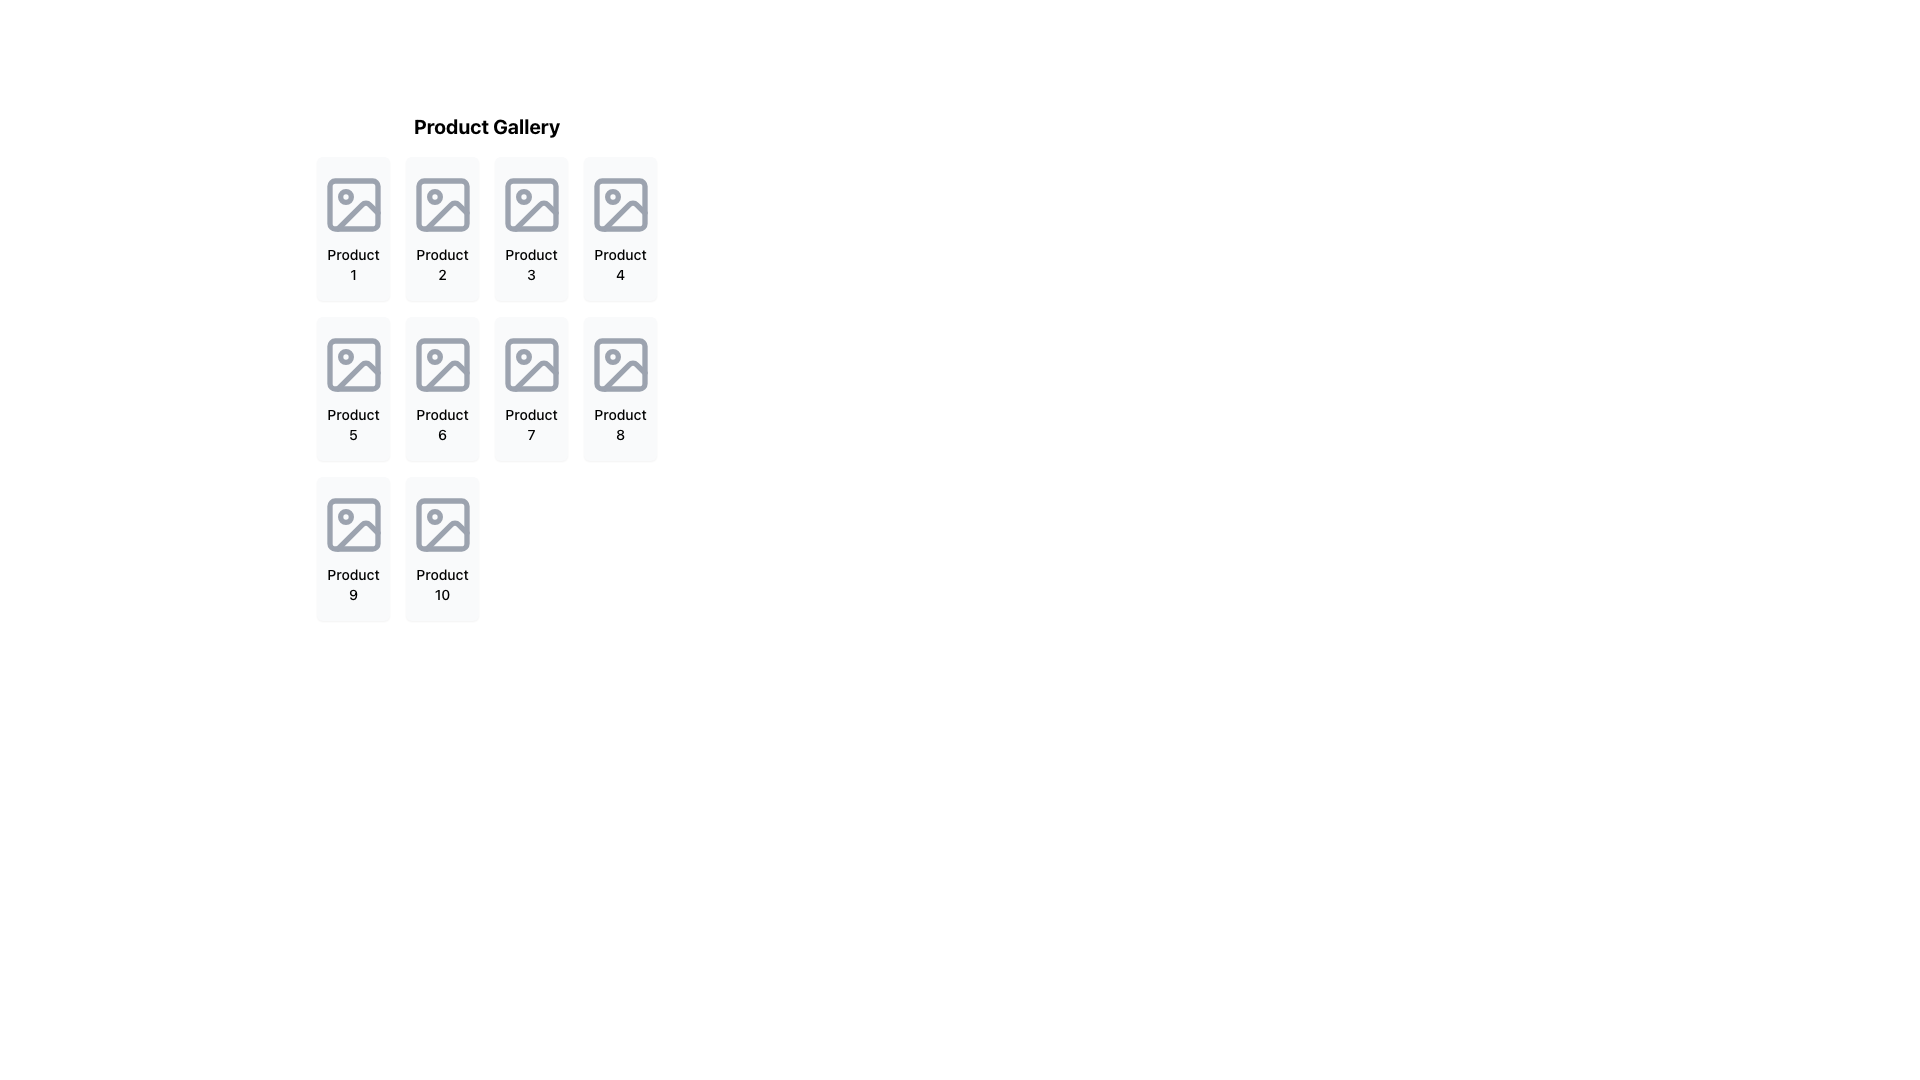 This screenshot has height=1080, width=1920. I want to click on the Card with the icon and label 'Product 3', which has a light gray background, rounded corners, and is positioned in the first row of a 4-column grid layout, so click(531, 227).